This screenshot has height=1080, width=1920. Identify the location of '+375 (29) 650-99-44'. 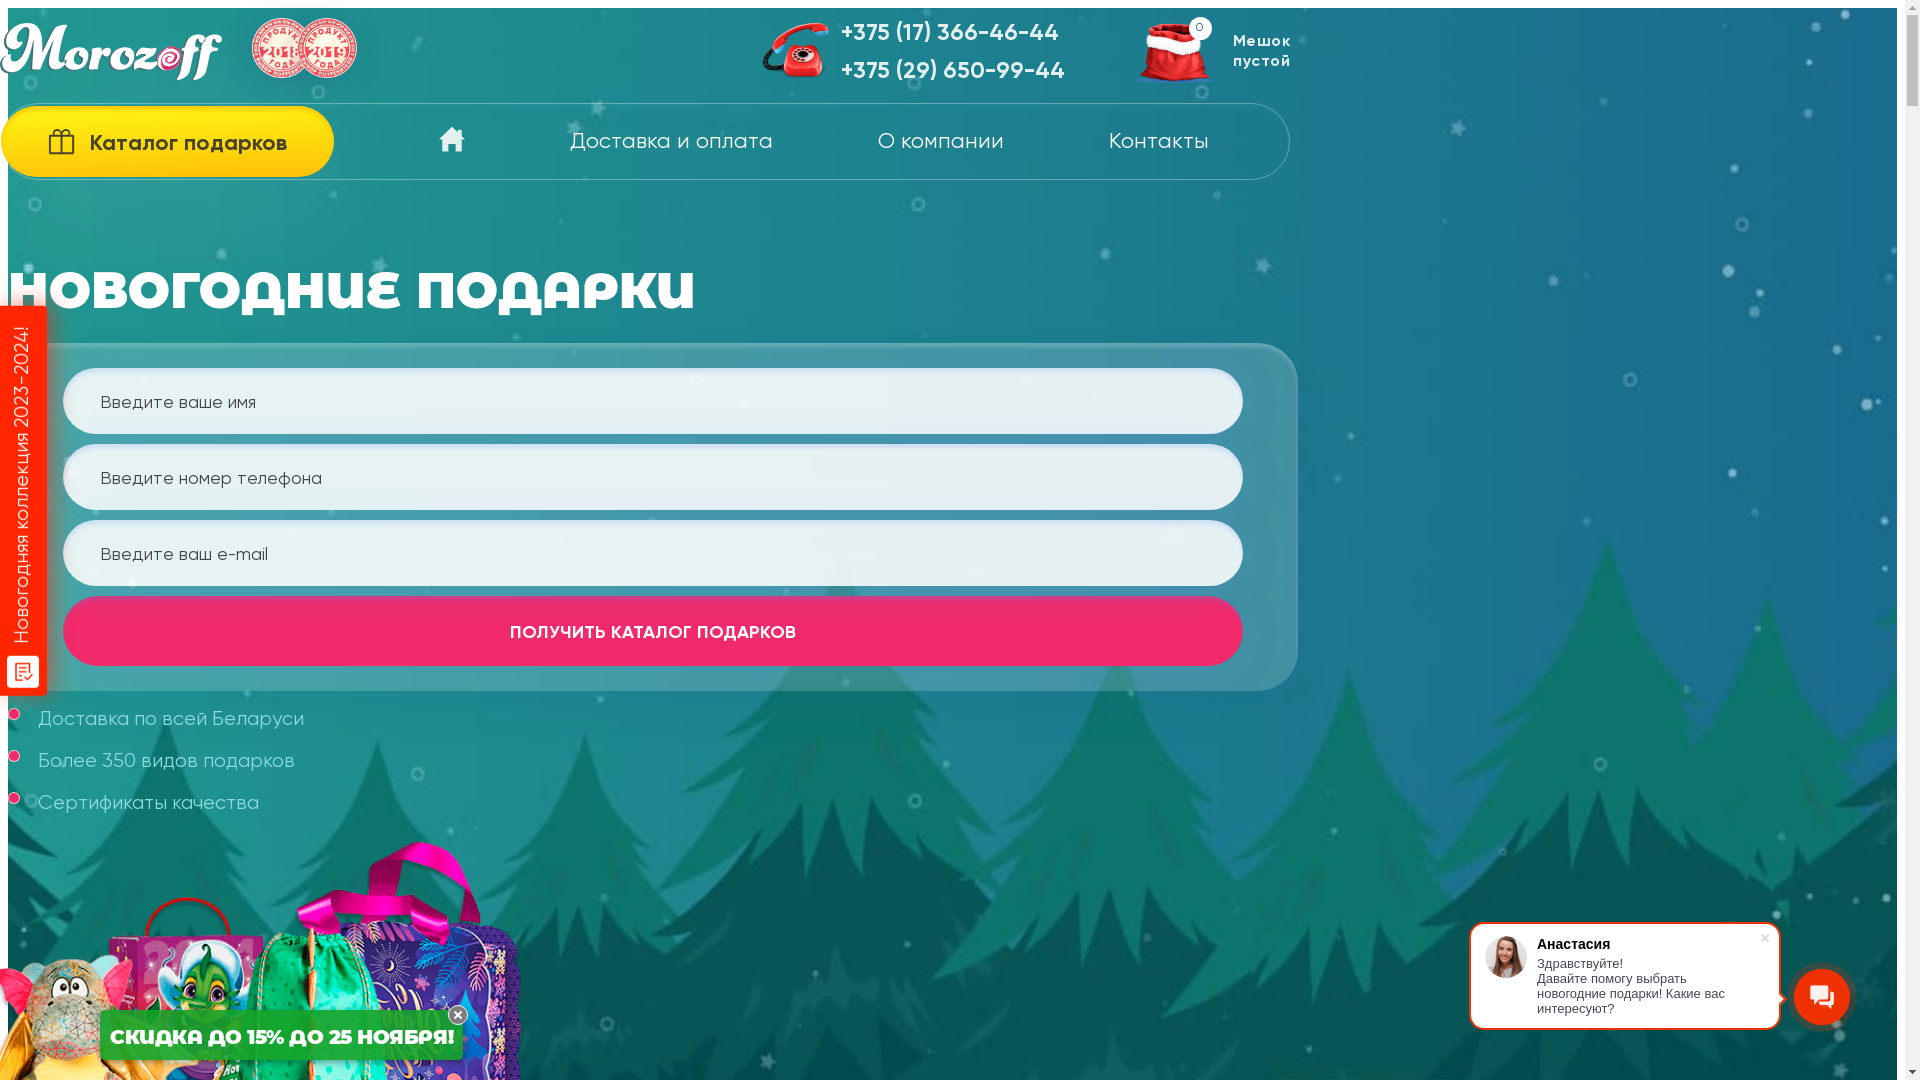
(952, 70).